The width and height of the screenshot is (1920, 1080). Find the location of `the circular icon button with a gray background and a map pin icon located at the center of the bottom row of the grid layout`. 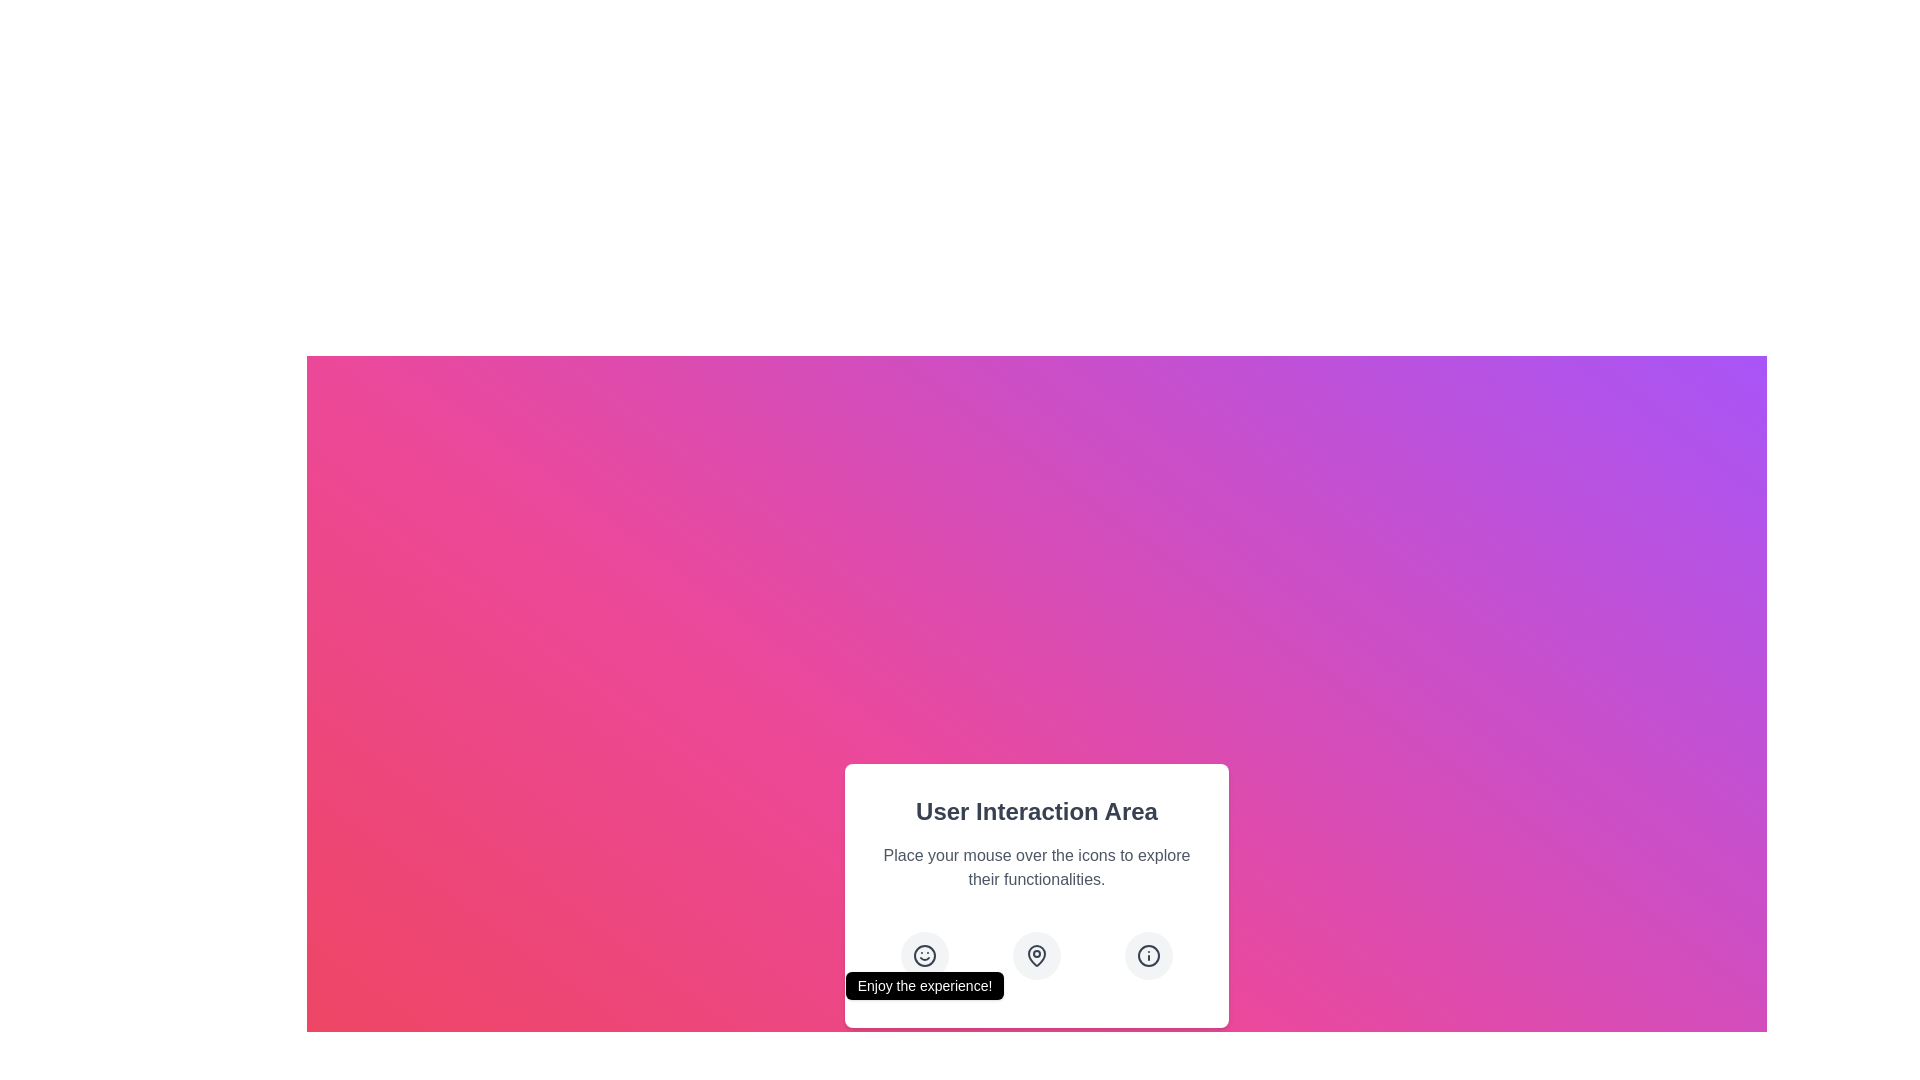

the circular icon button with a gray background and a map pin icon located at the center of the bottom row of the grid layout is located at coordinates (1036, 955).